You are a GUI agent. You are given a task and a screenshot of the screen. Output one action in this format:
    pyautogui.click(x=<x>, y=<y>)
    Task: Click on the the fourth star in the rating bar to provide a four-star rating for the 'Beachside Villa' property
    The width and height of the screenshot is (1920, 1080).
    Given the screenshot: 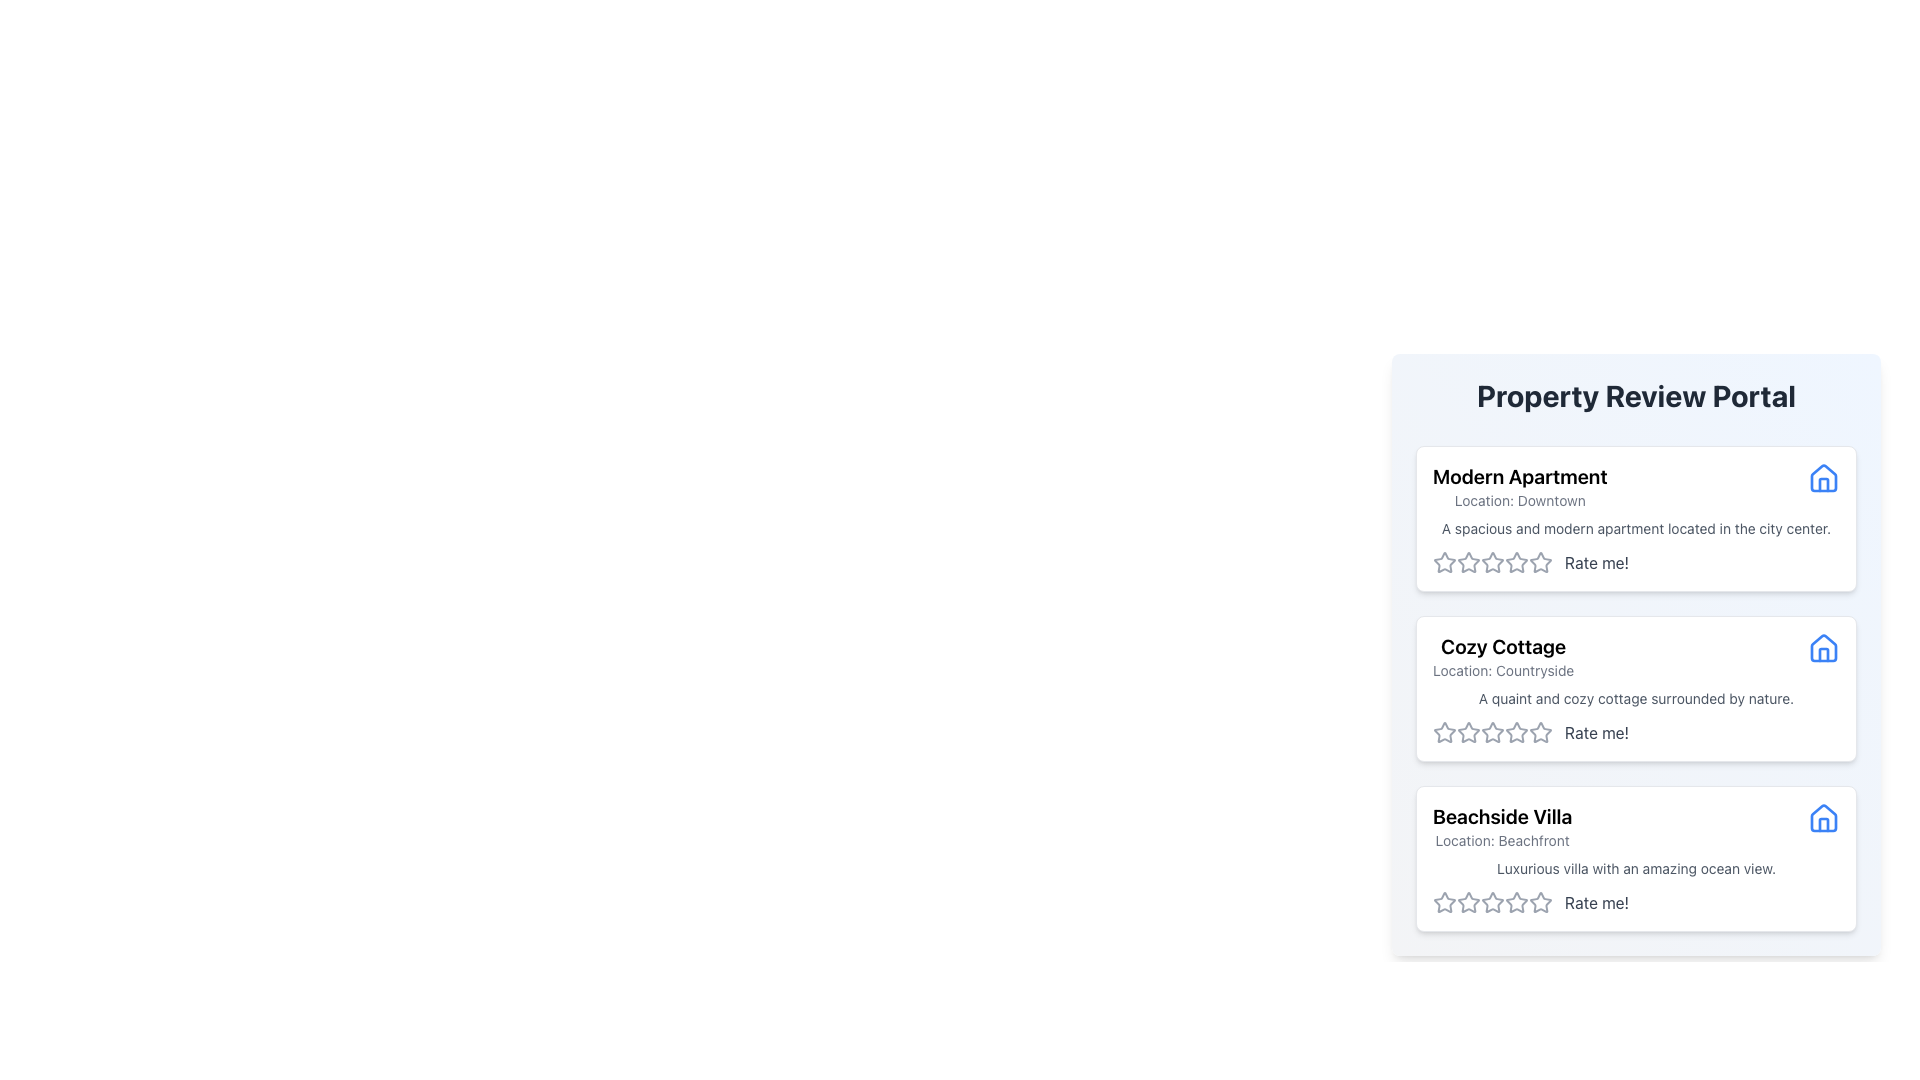 What is the action you would take?
    pyautogui.click(x=1516, y=902)
    